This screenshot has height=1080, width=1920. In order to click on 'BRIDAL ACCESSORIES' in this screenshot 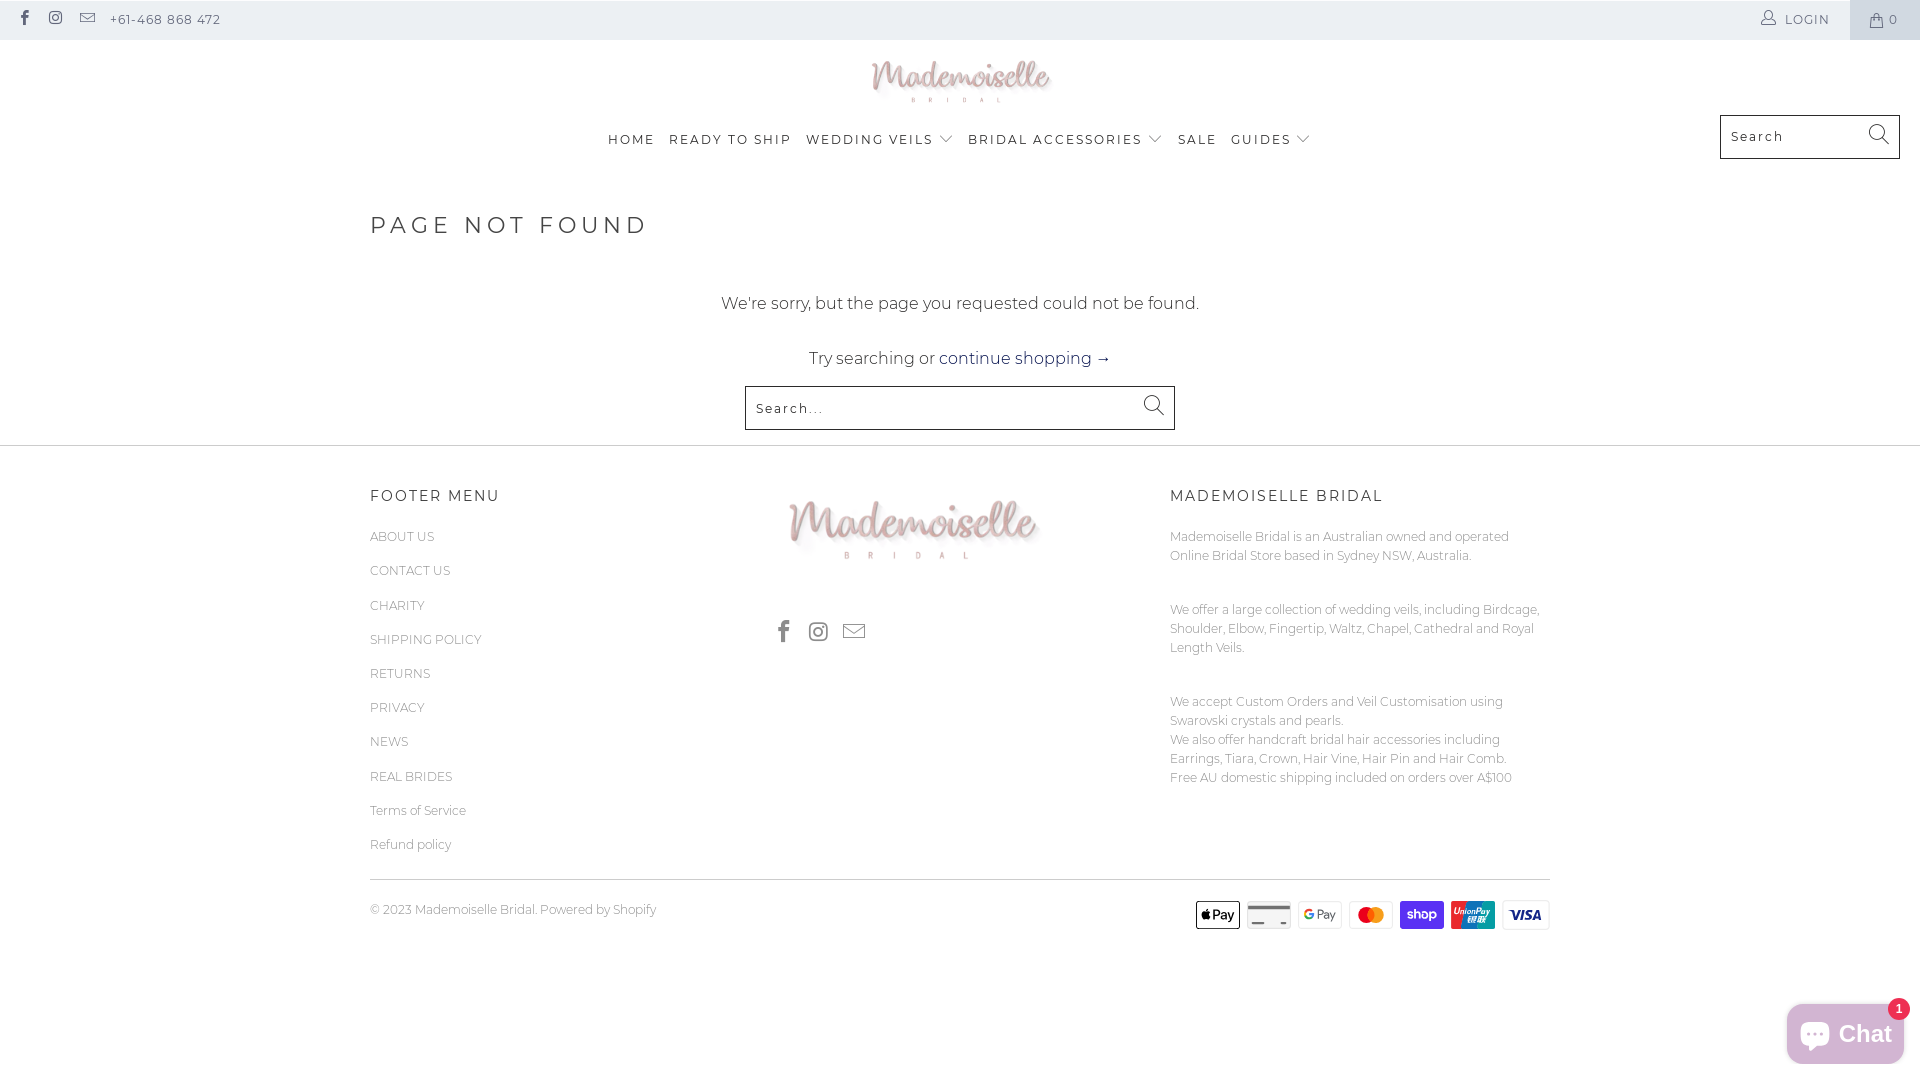, I will do `click(1064, 138)`.